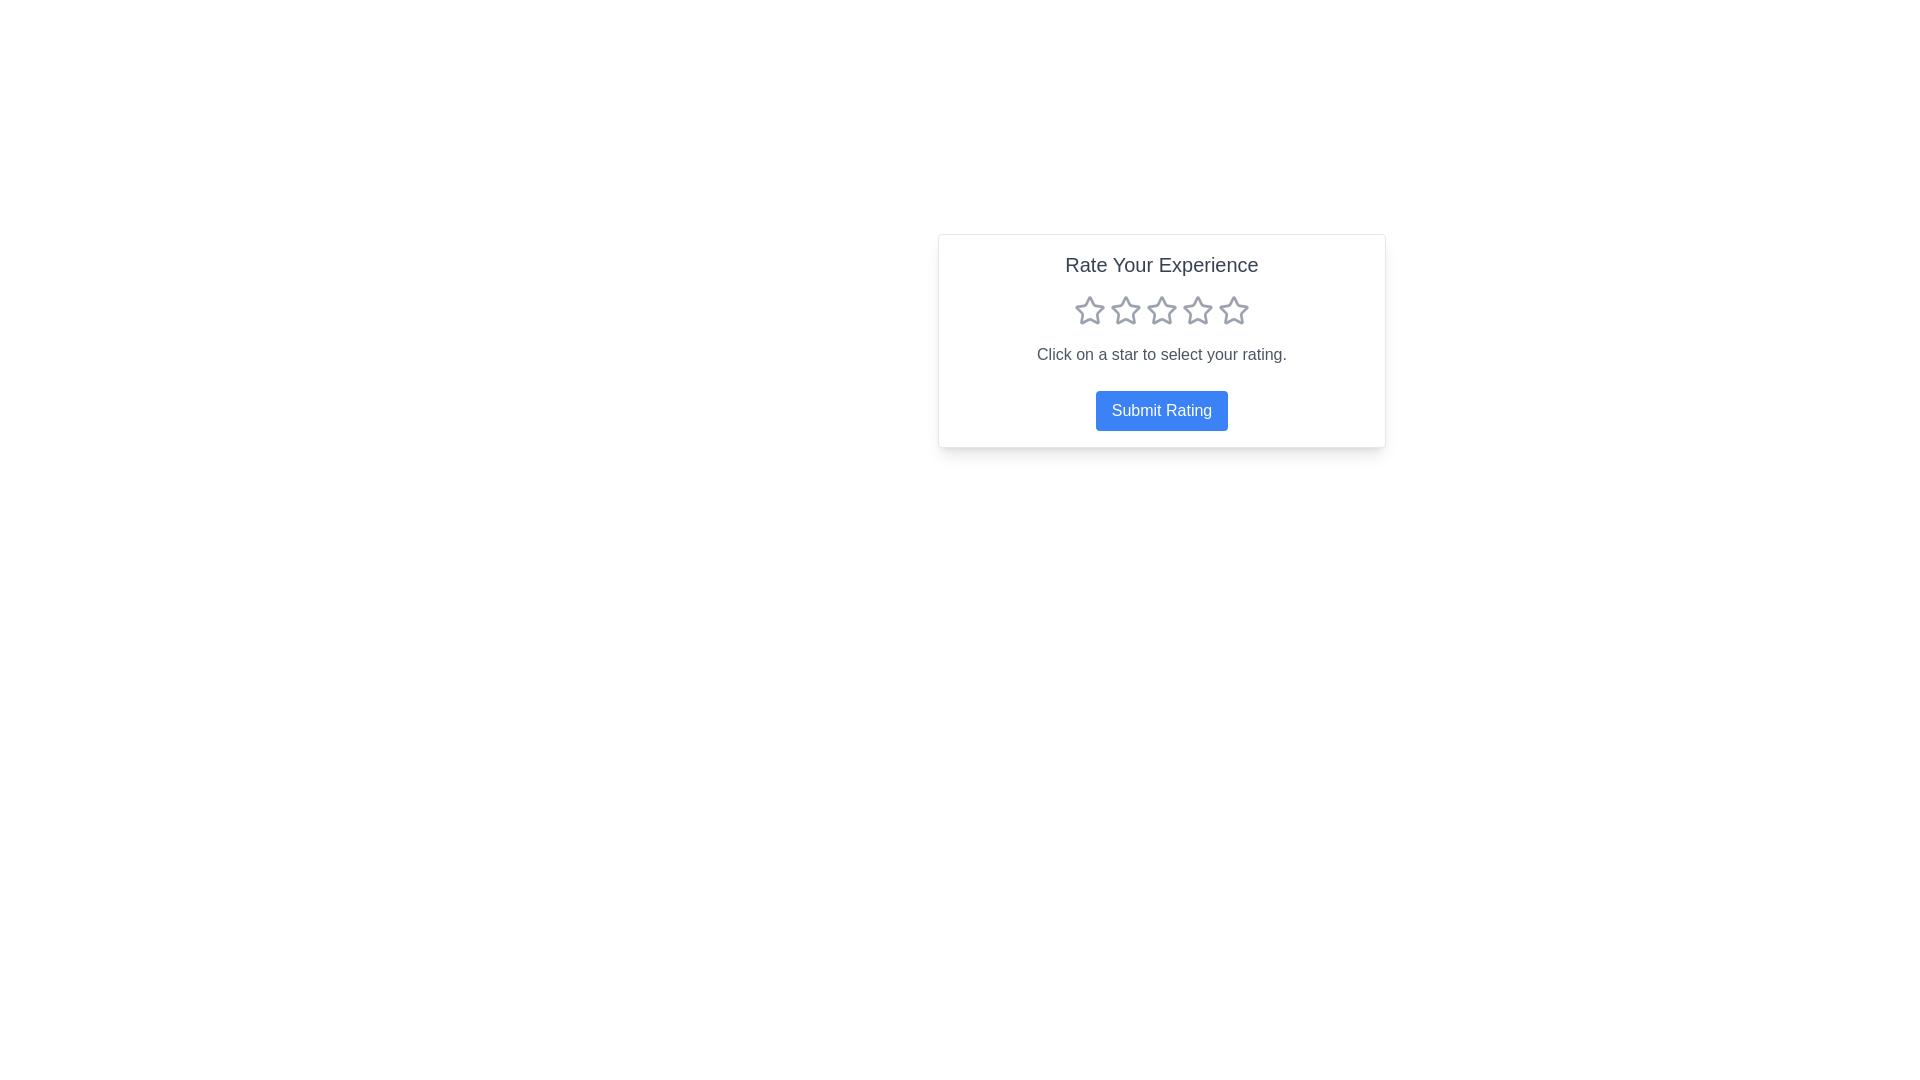  What do you see at coordinates (1161, 311) in the screenshot?
I see `the fourth star in the rating system located within the 'Rate Your Experience' card` at bounding box center [1161, 311].